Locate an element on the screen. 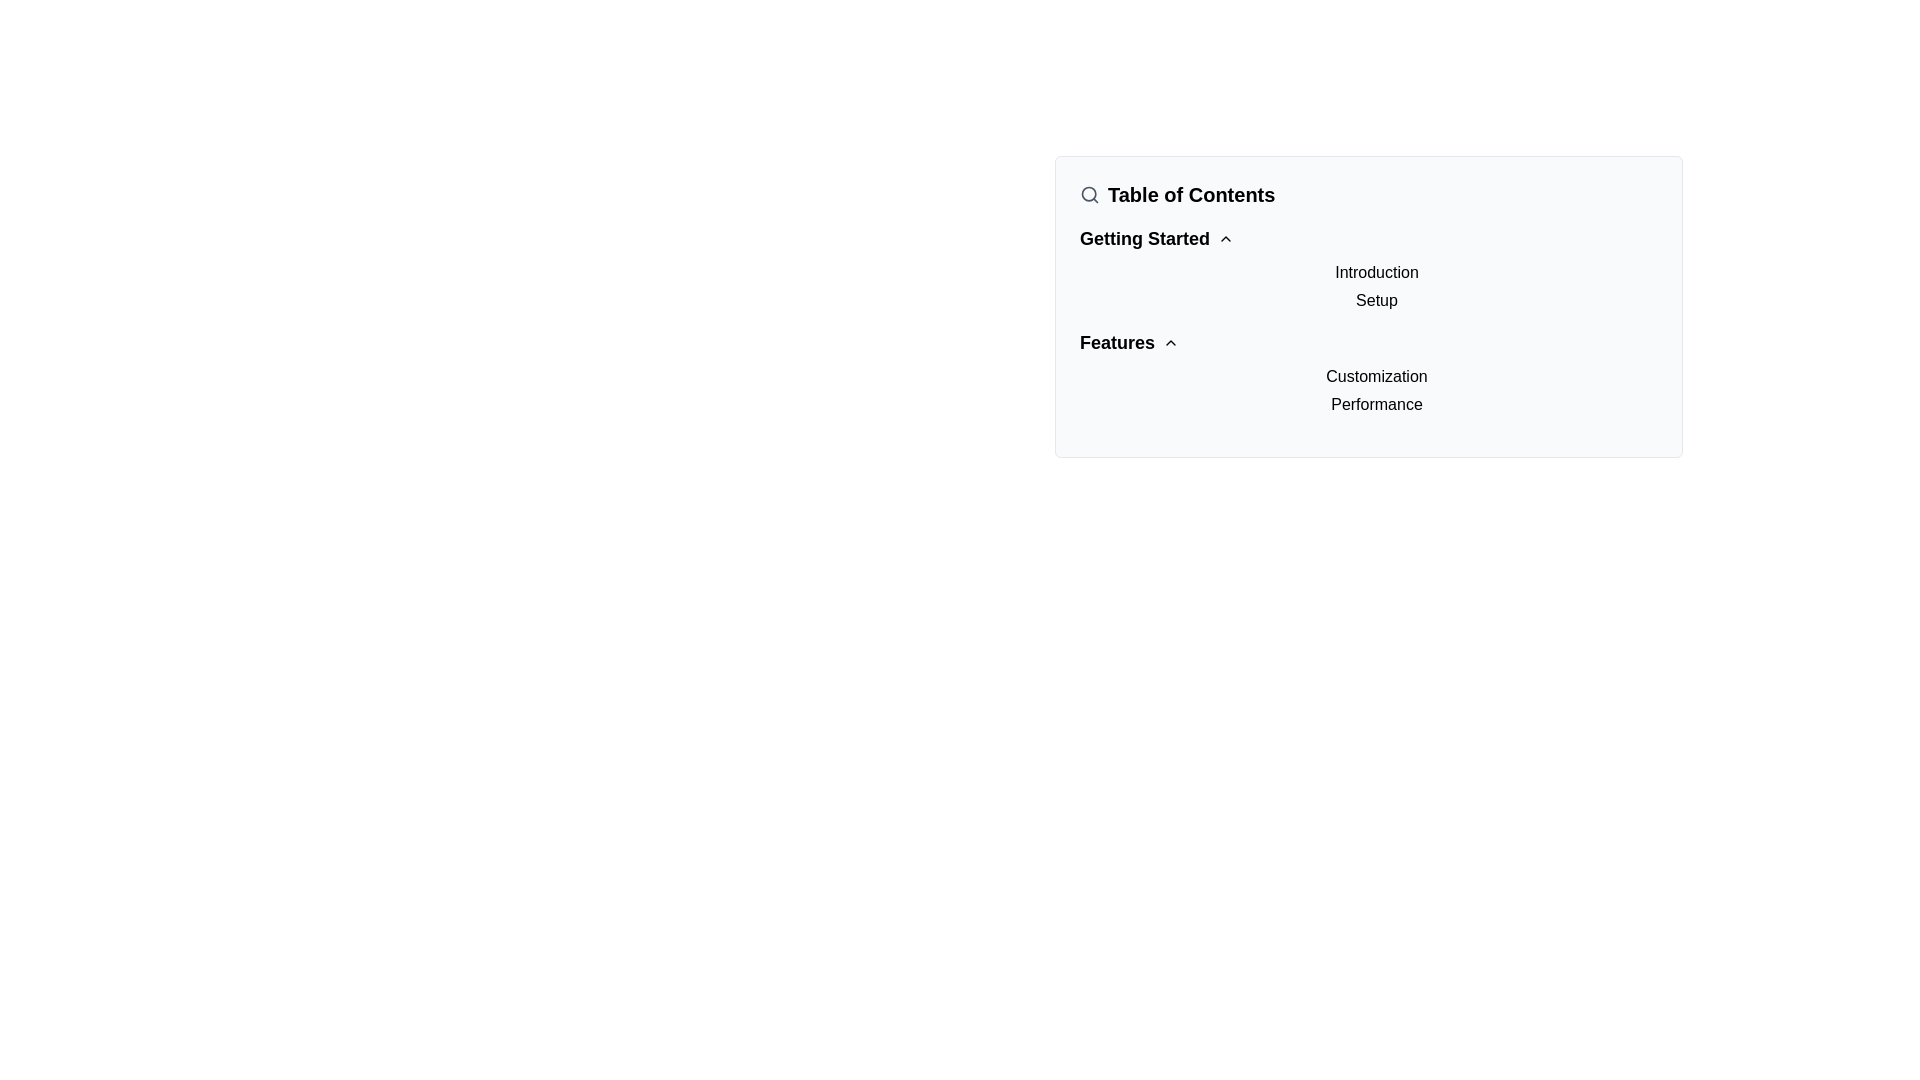 Image resolution: width=1920 pixels, height=1080 pixels. the upward-pointing chevron icon next to the 'Getting Started' text is located at coordinates (1225, 238).